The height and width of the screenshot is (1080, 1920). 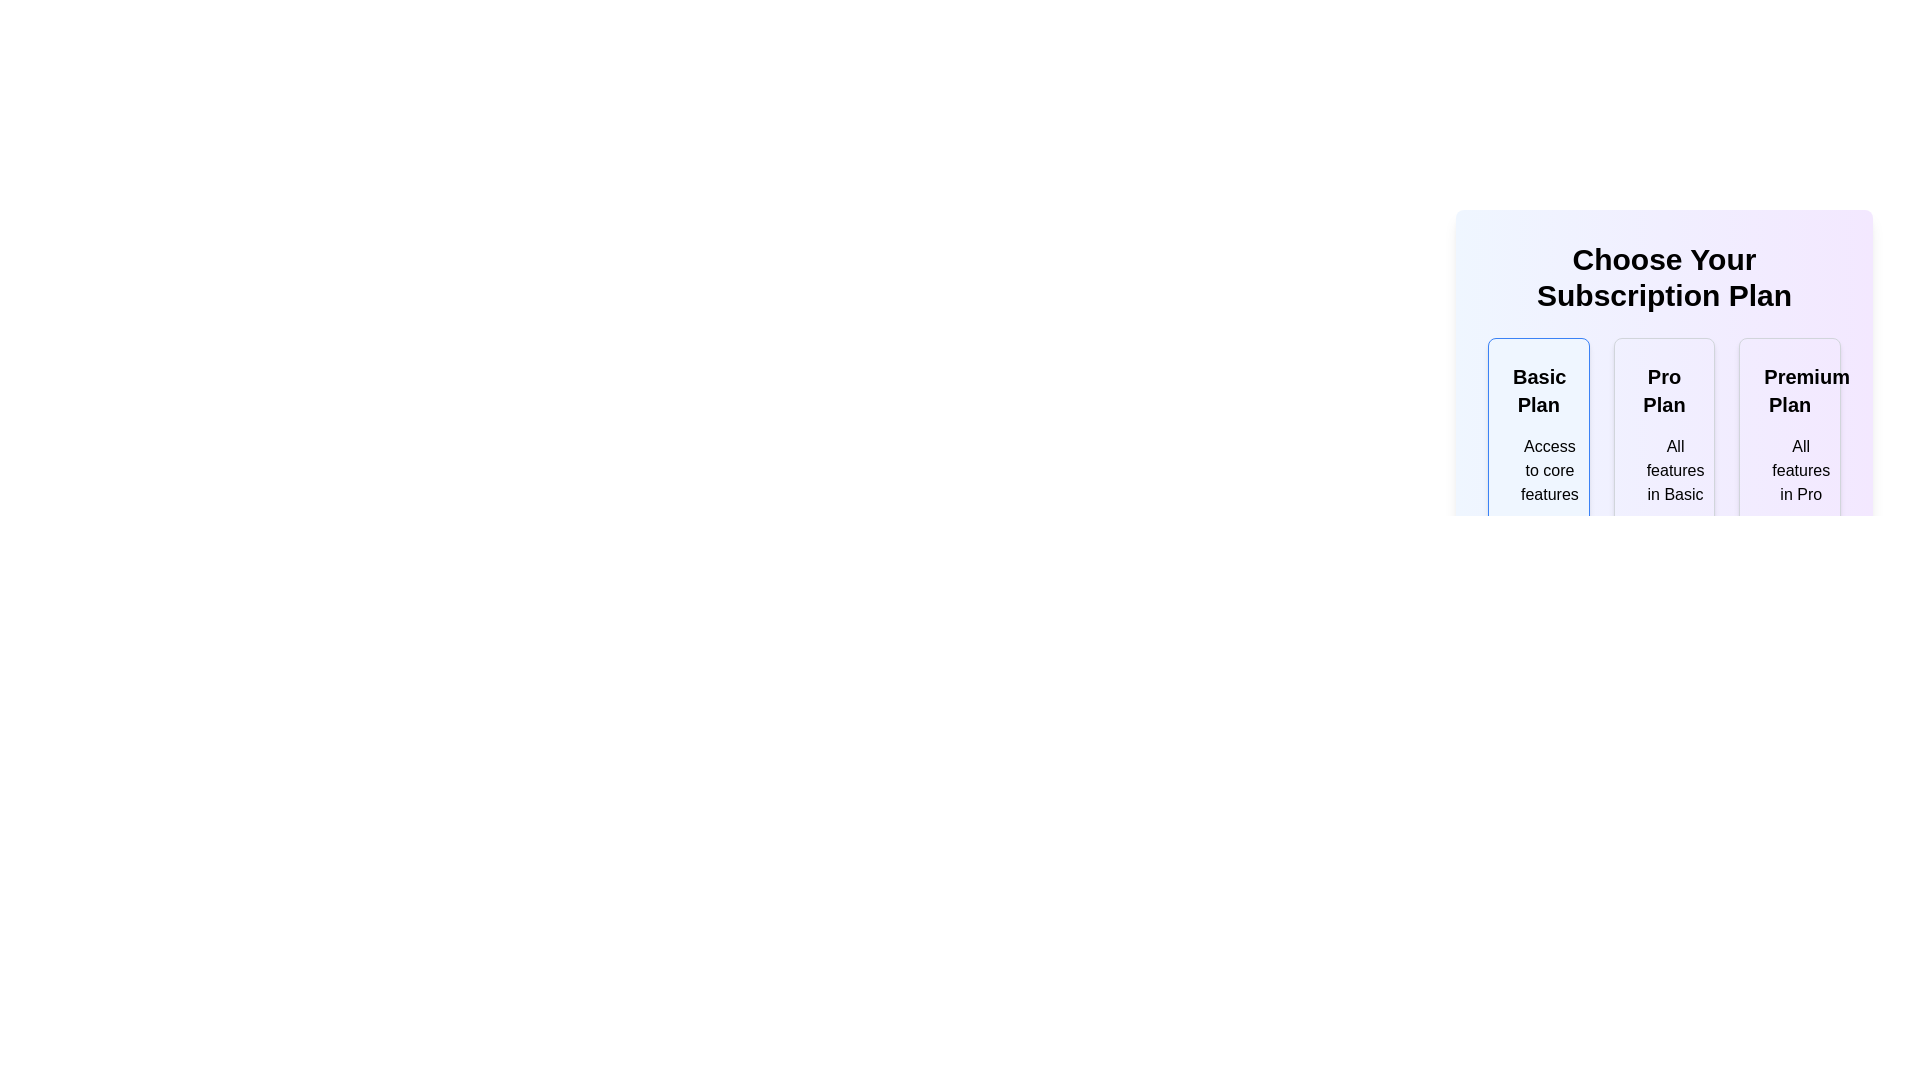 What do you see at coordinates (1548, 470) in the screenshot?
I see `the text label displaying 'Access to core features'` at bounding box center [1548, 470].